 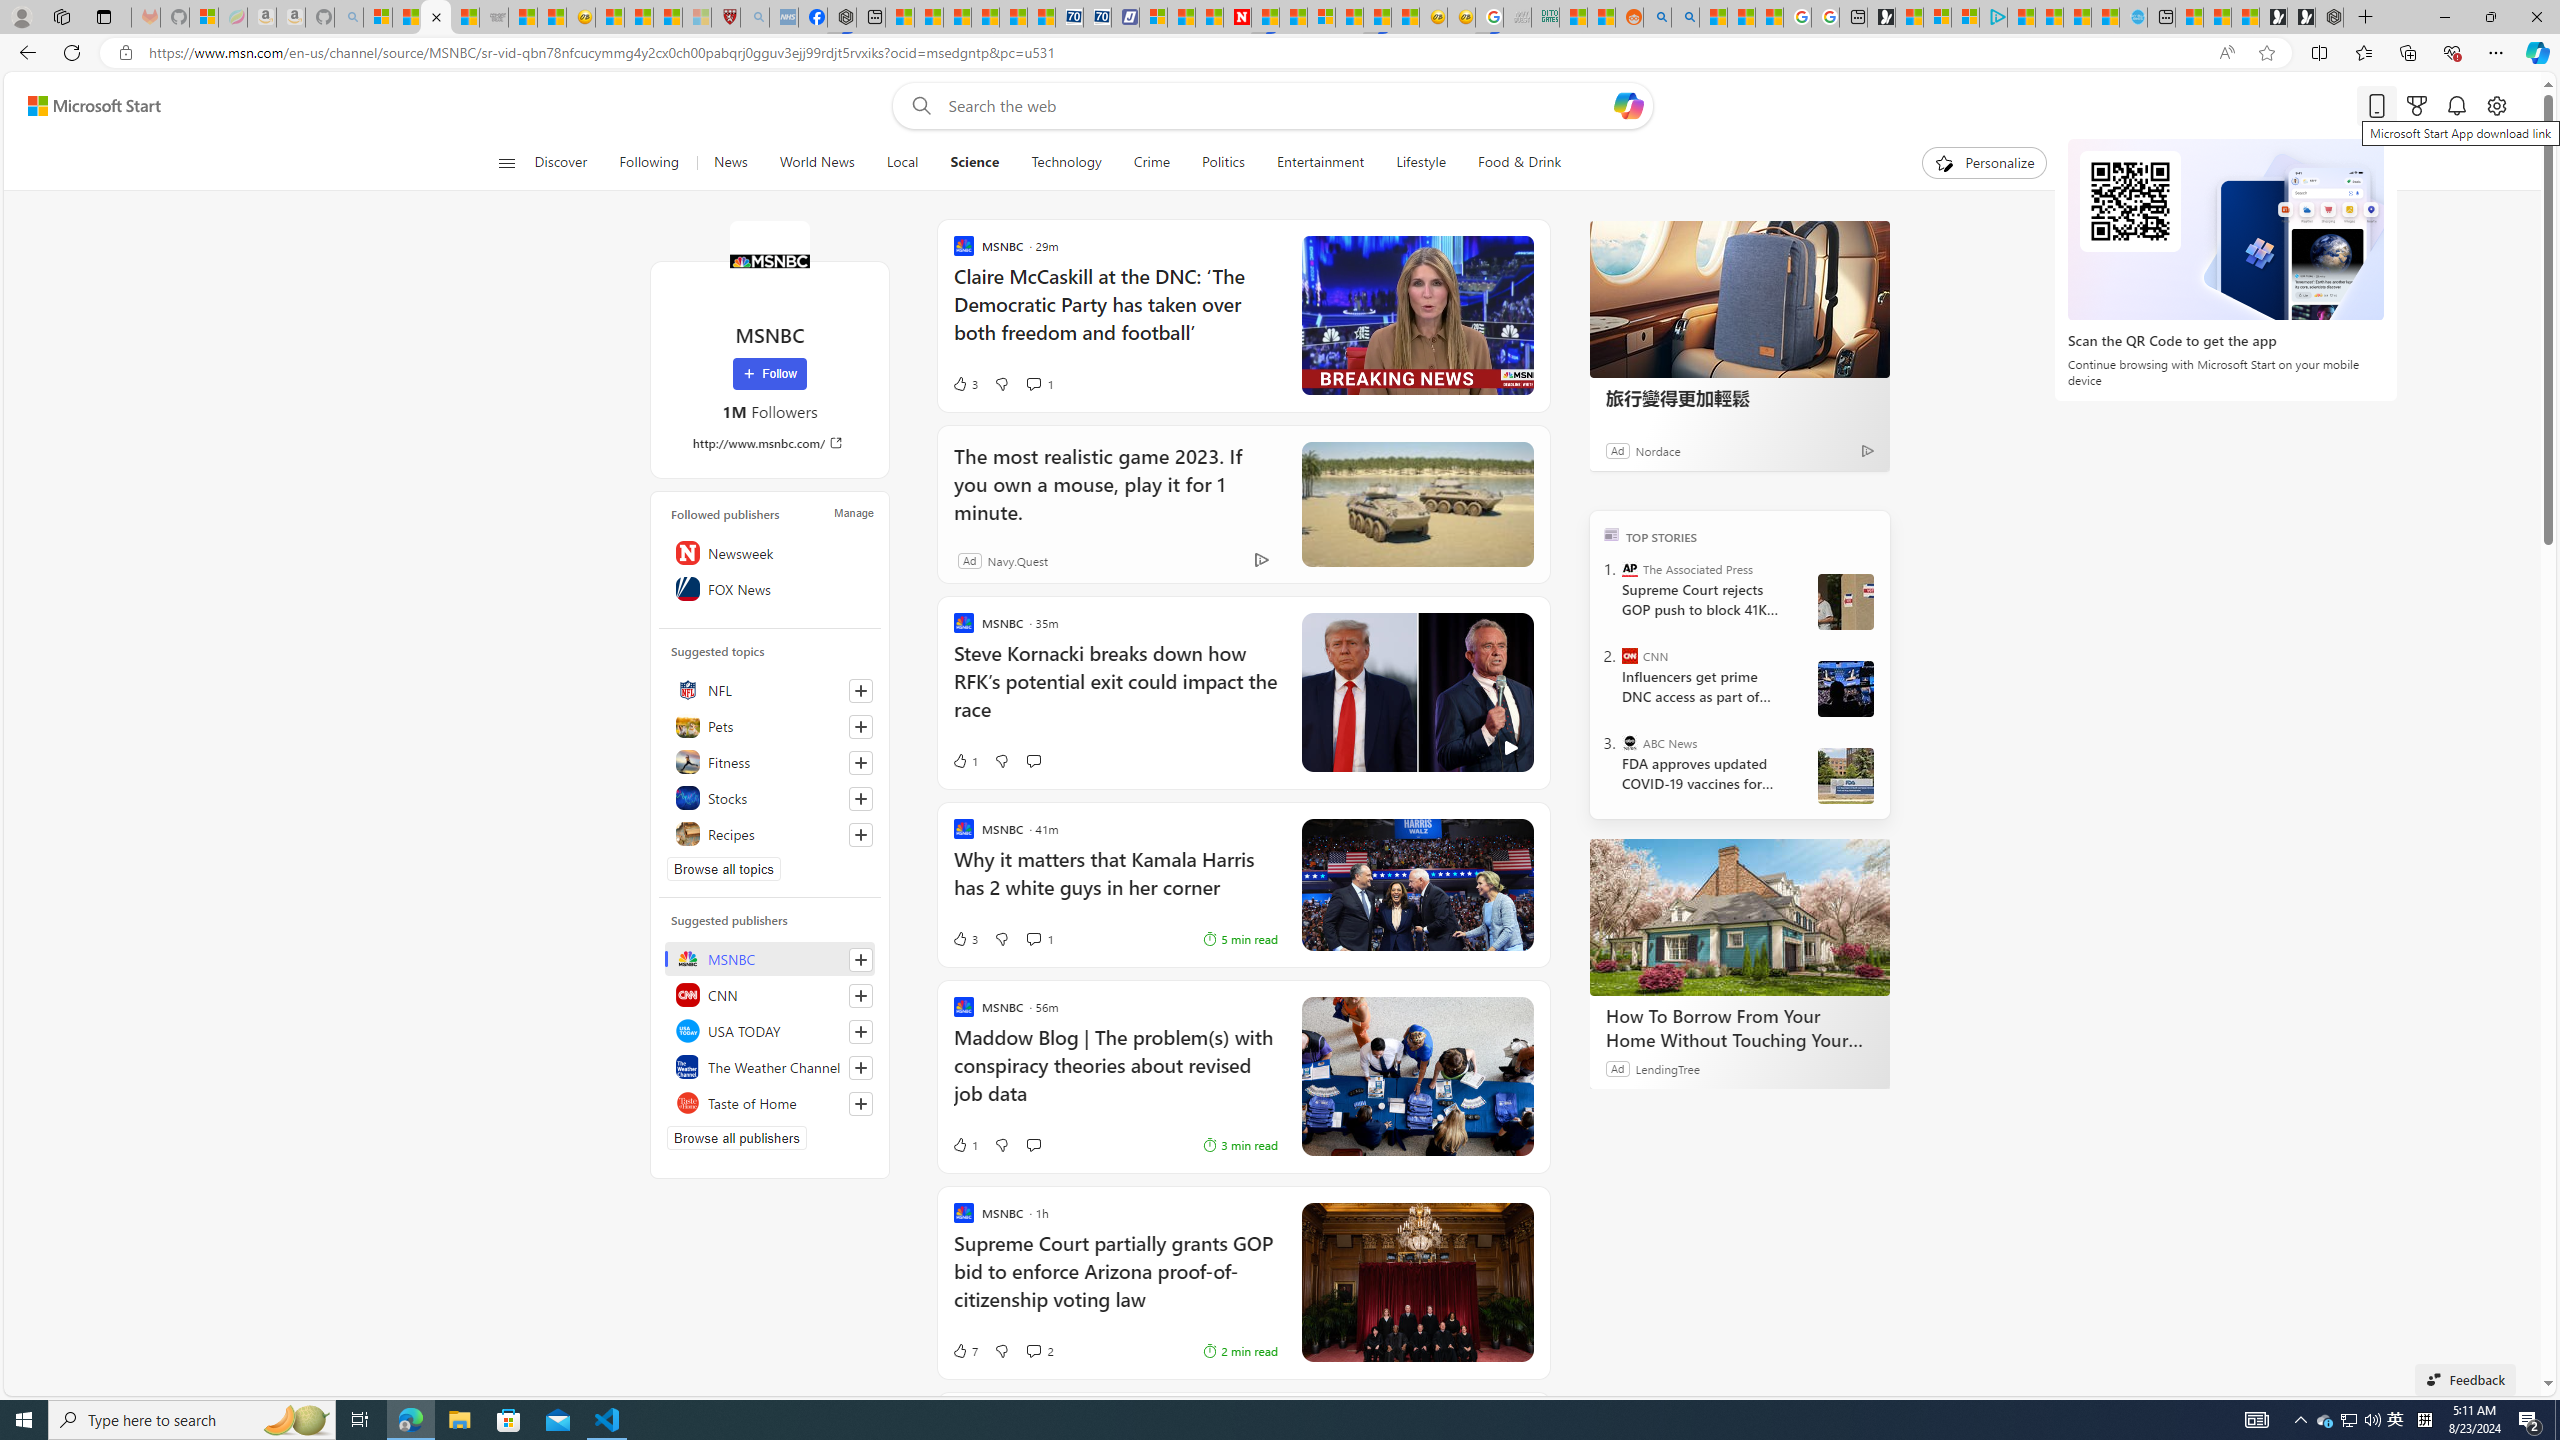 I want to click on 'Follow this topic', so click(x=860, y=834).